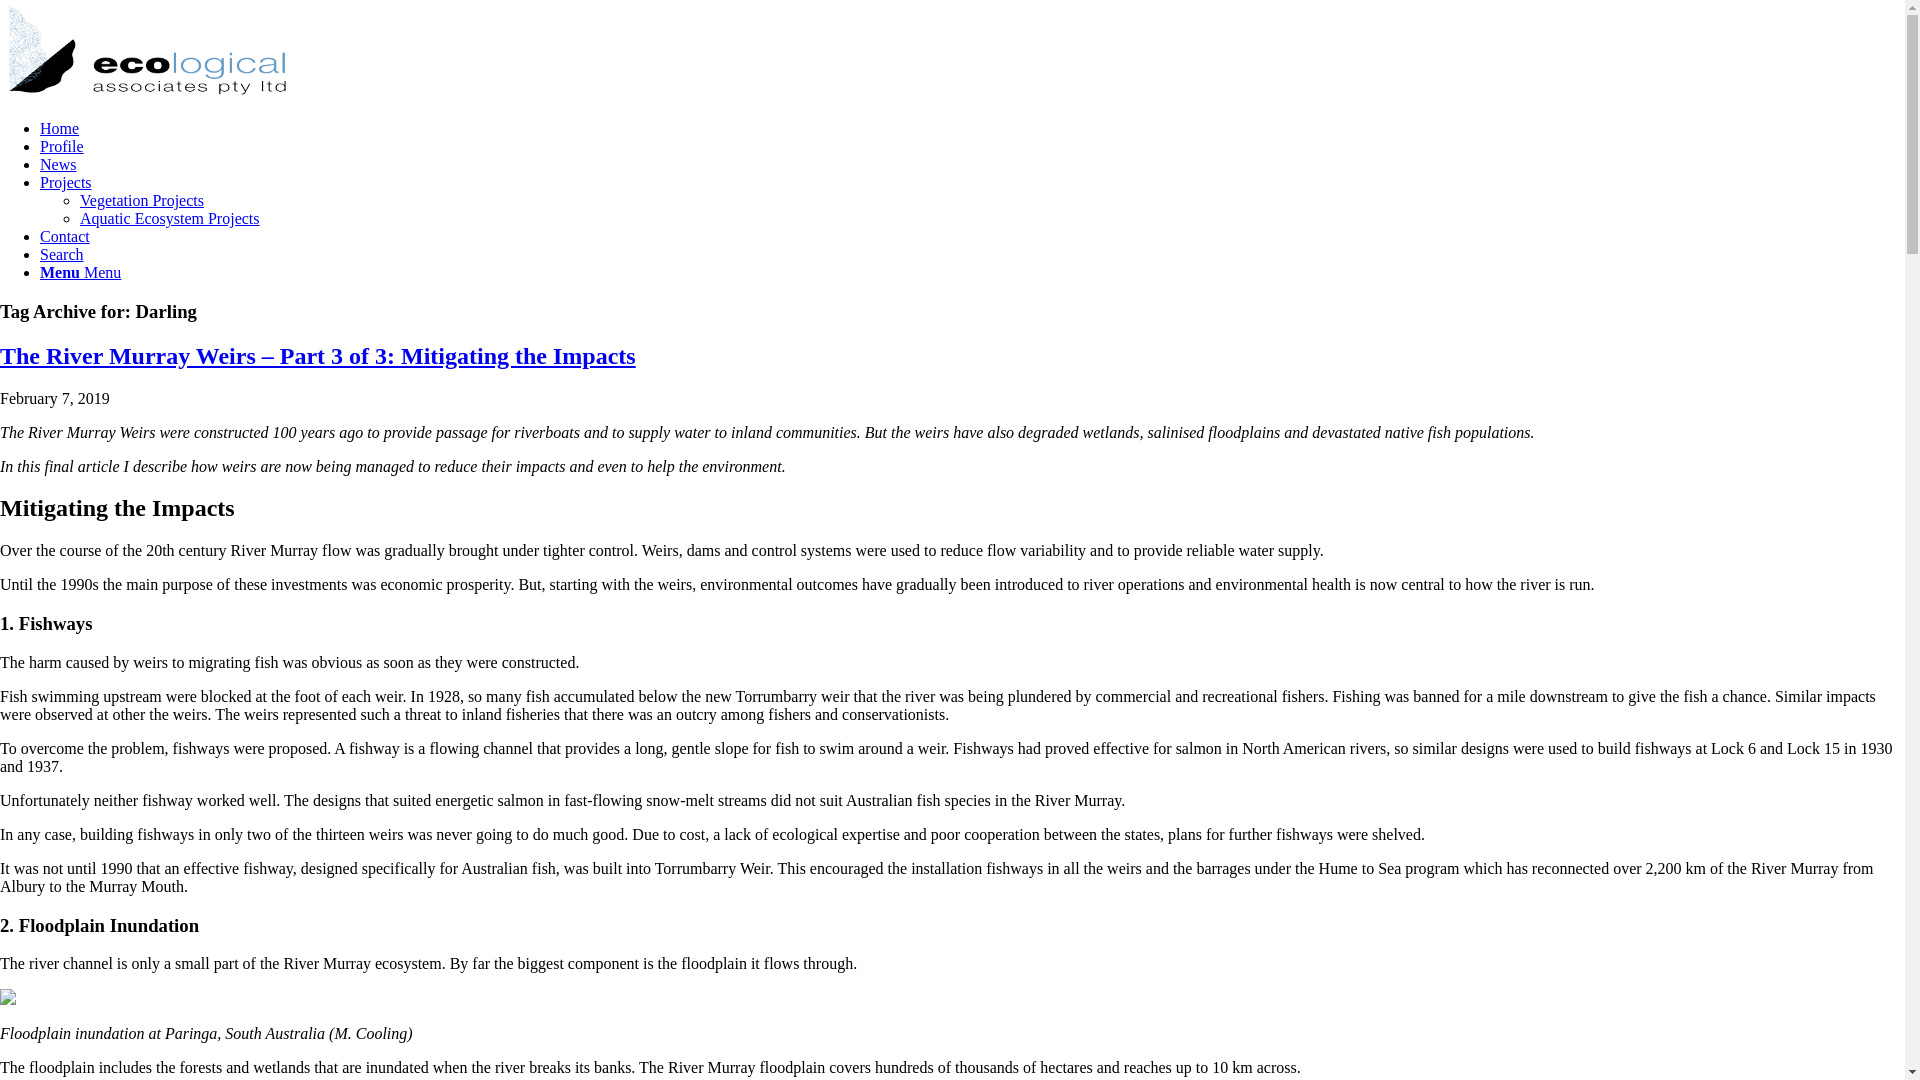 The width and height of the screenshot is (1920, 1080). Describe the element at coordinates (57, 163) in the screenshot. I see `'News'` at that location.